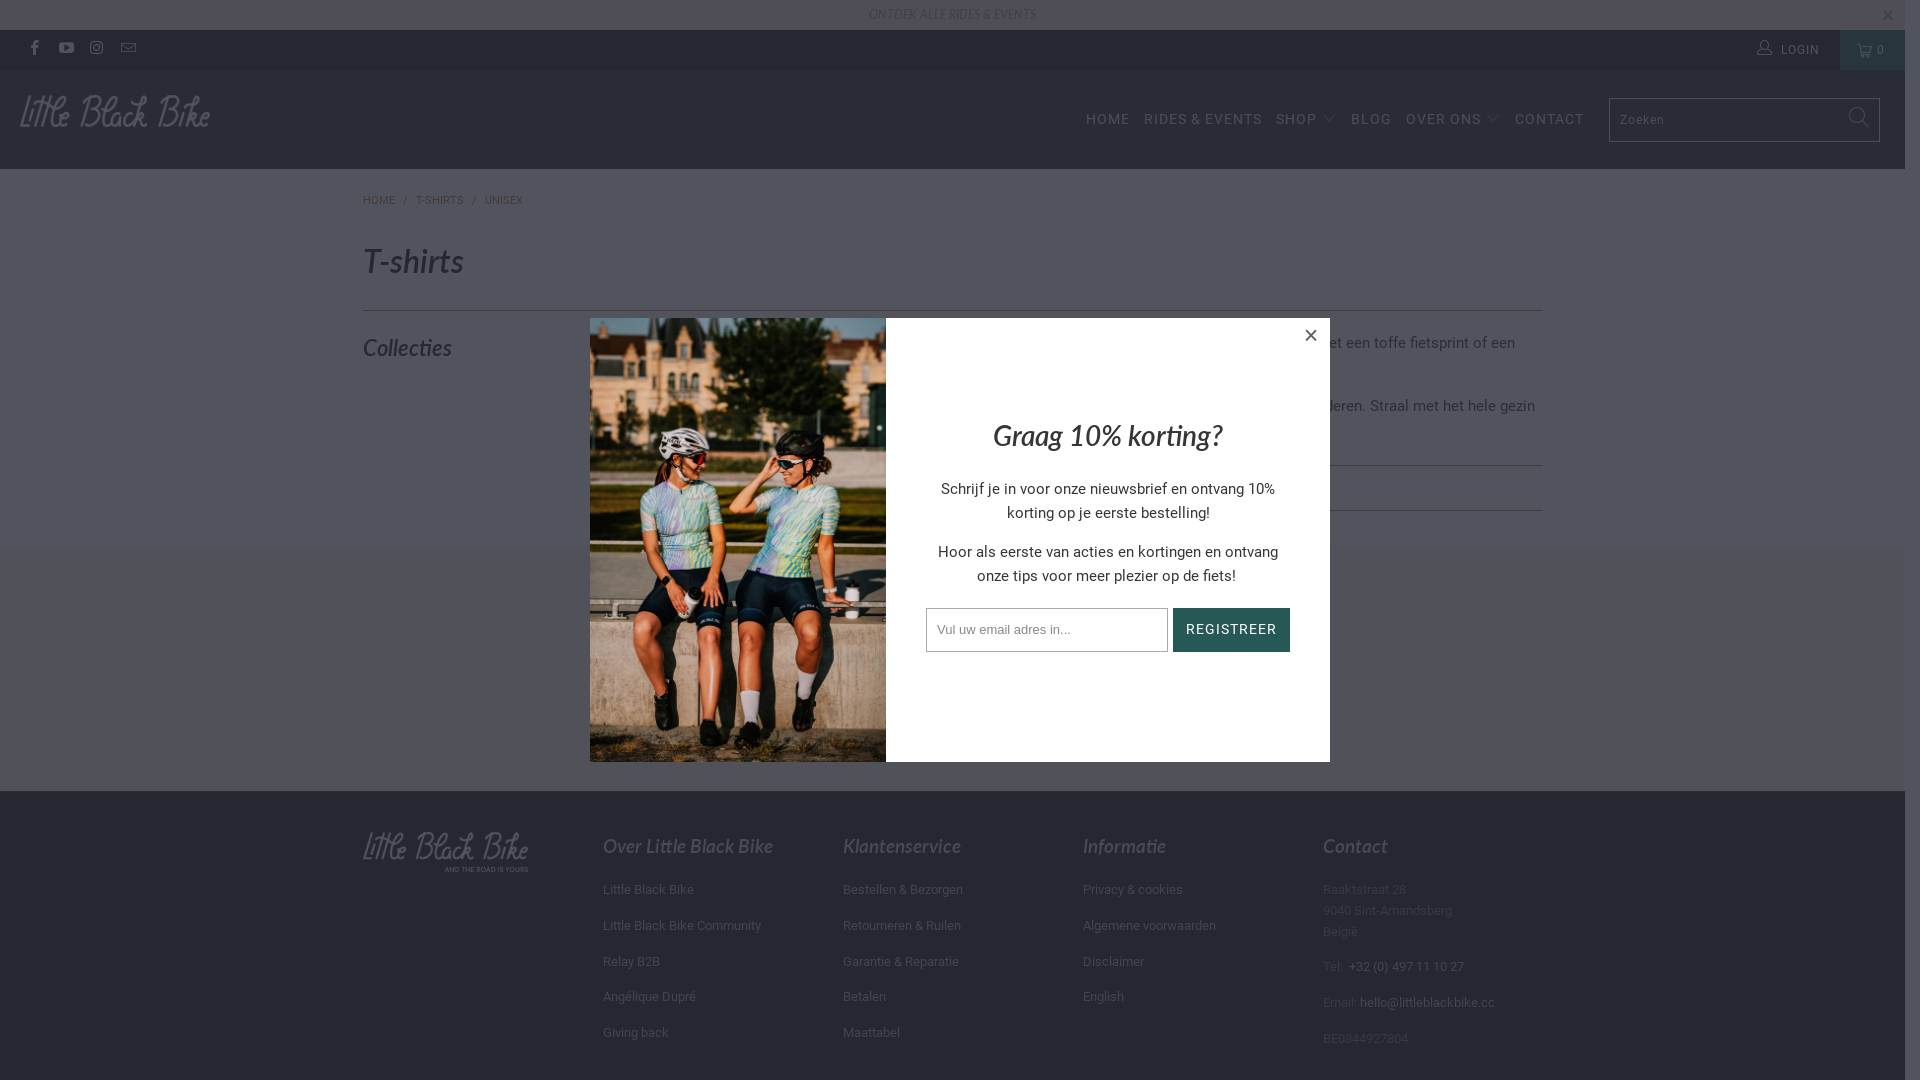 This screenshot has width=1920, height=1080. I want to click on 'Maattabel', so click(841, 1032).